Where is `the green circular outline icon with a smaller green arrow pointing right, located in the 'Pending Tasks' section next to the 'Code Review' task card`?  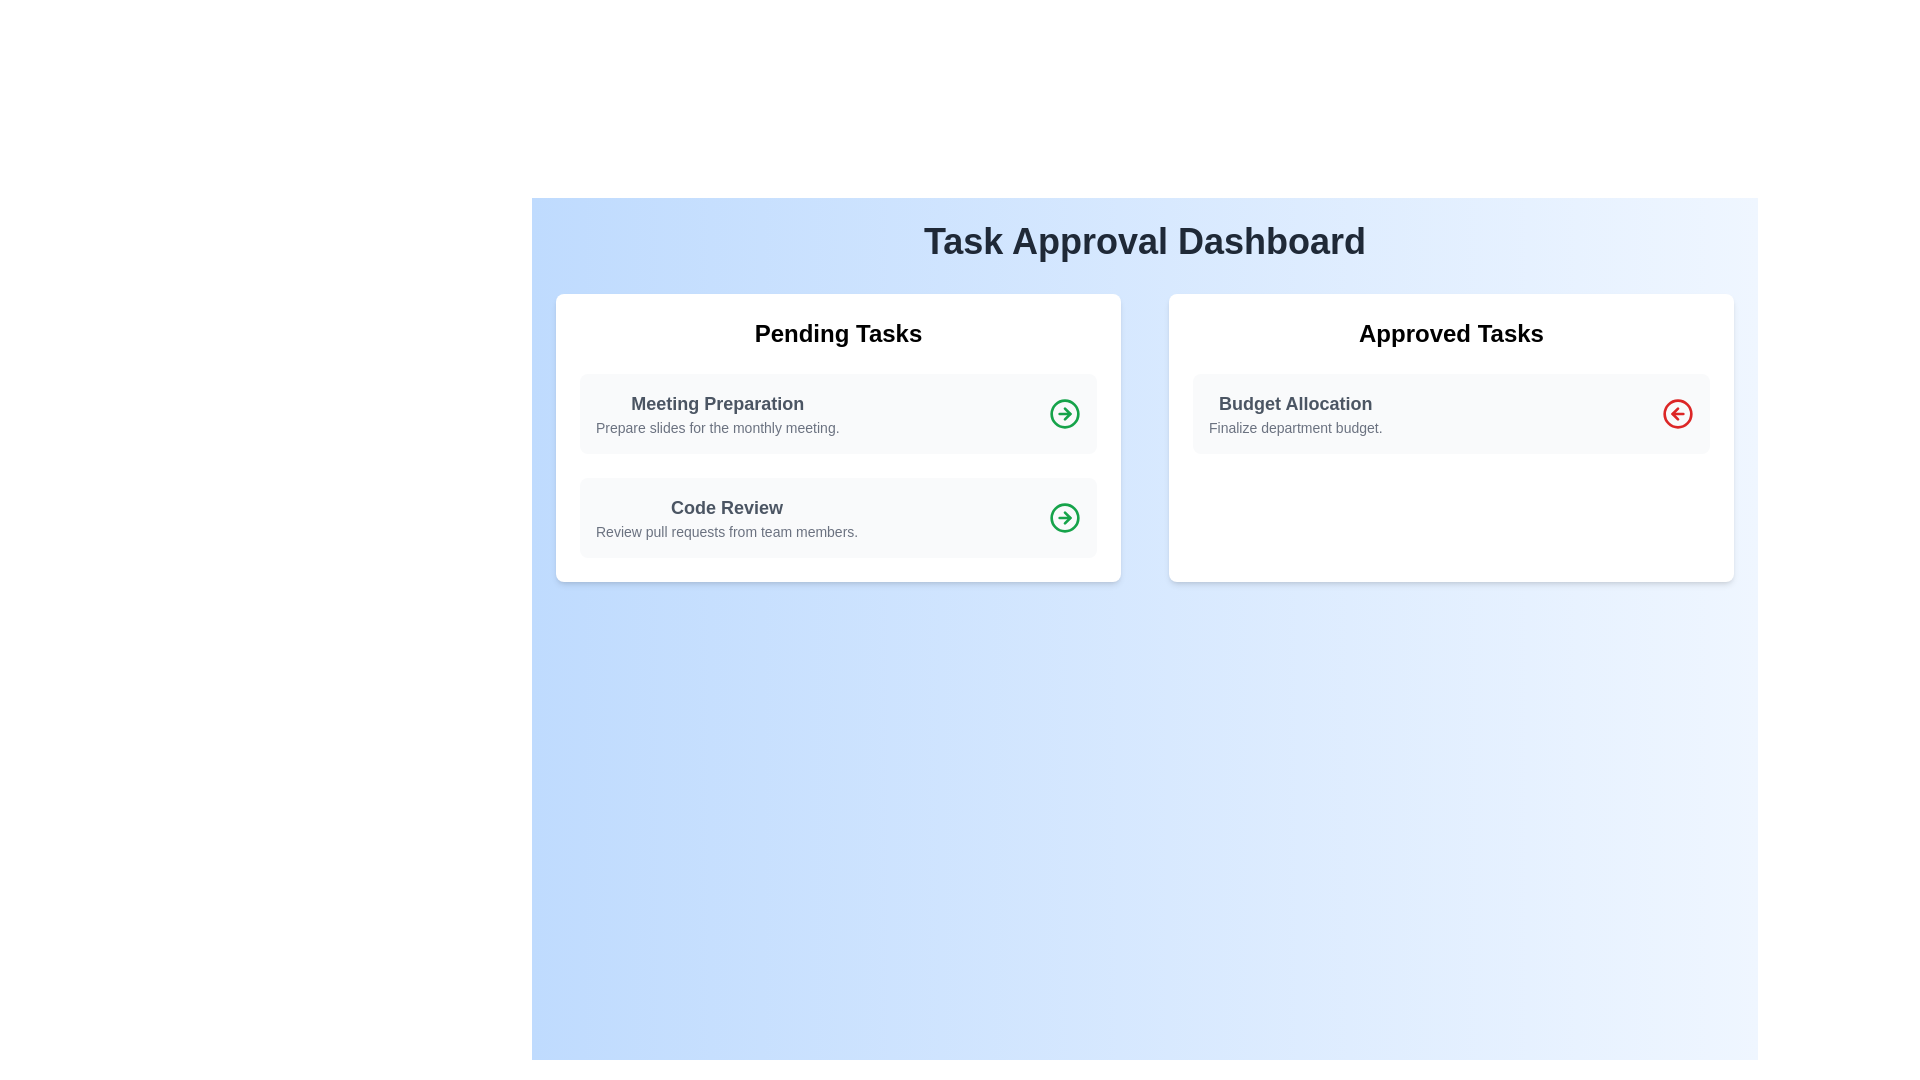
the green circular outline icon with a smaller green arrow pointing right, located in the 'Pending Tasks' section next to the 'Code Review' task card is located at coordinates (1064, 412).